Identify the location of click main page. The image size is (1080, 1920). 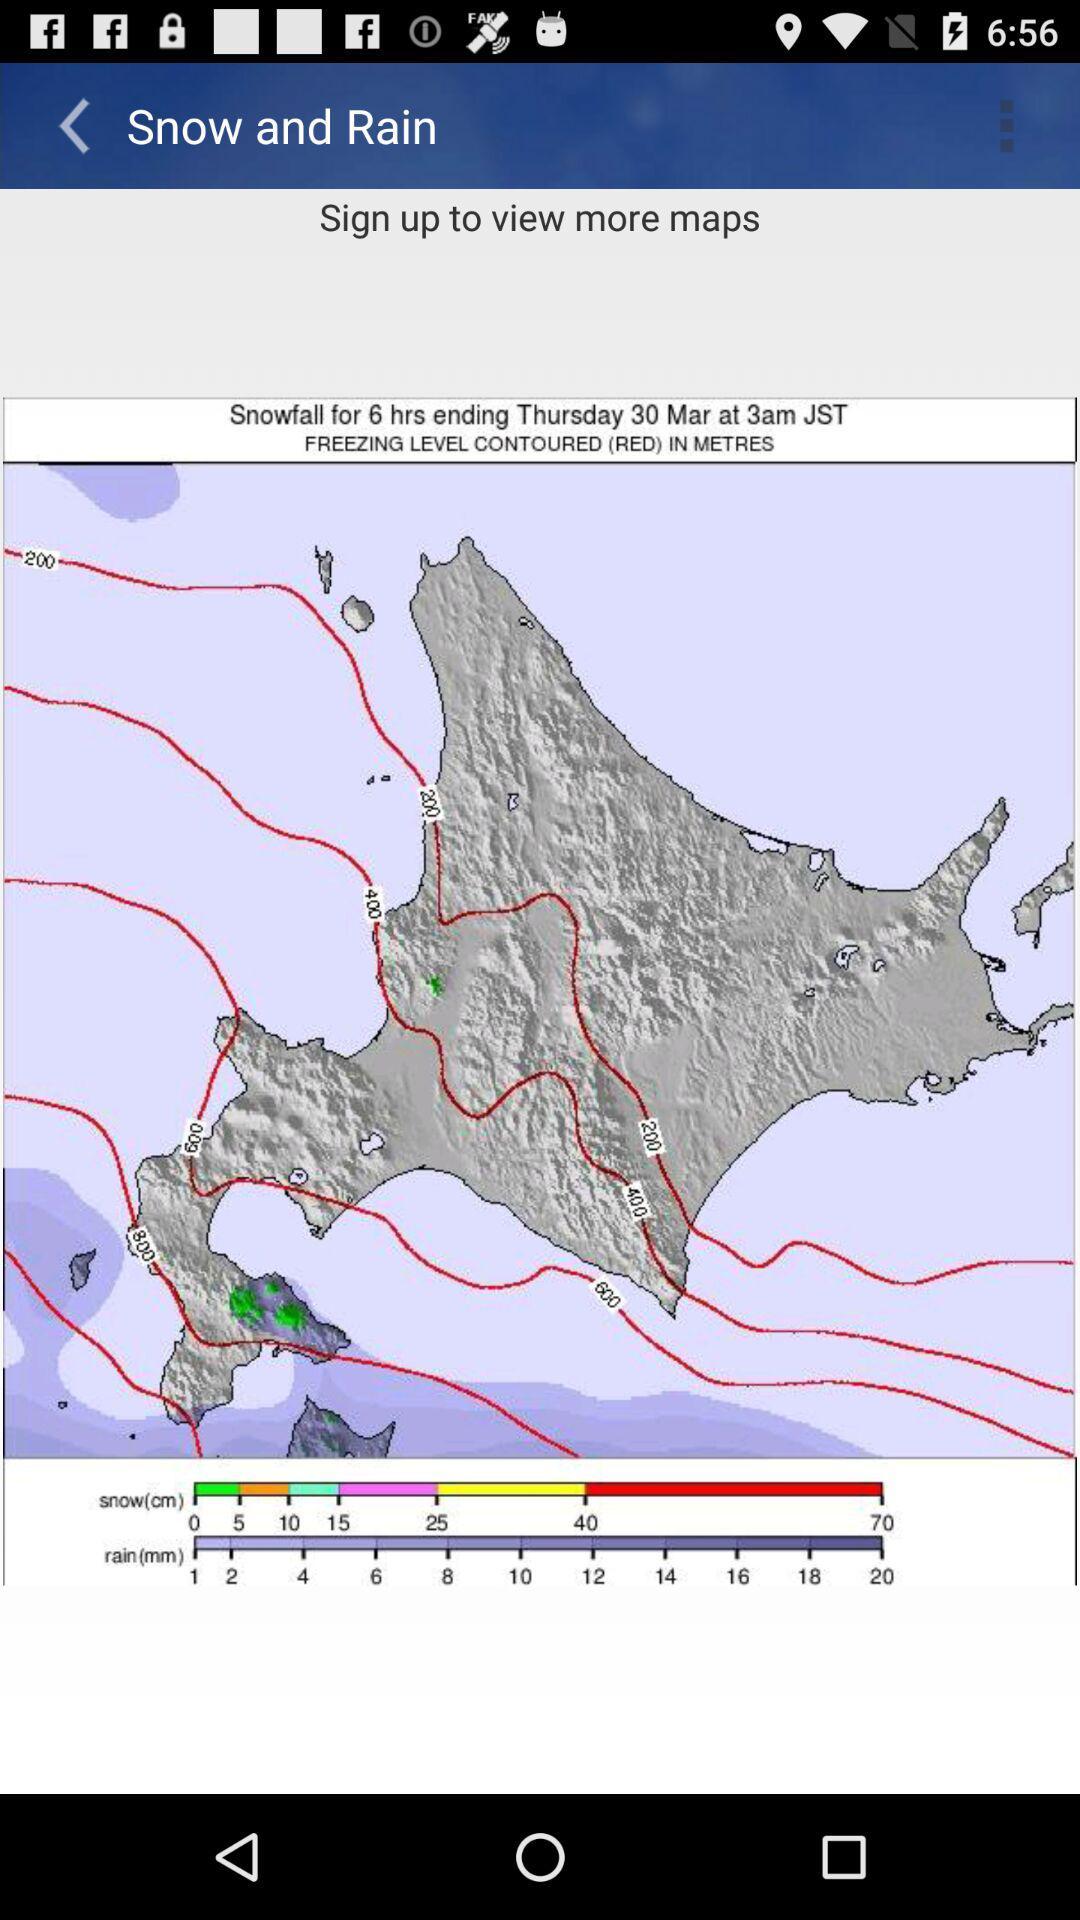
(540, 991).